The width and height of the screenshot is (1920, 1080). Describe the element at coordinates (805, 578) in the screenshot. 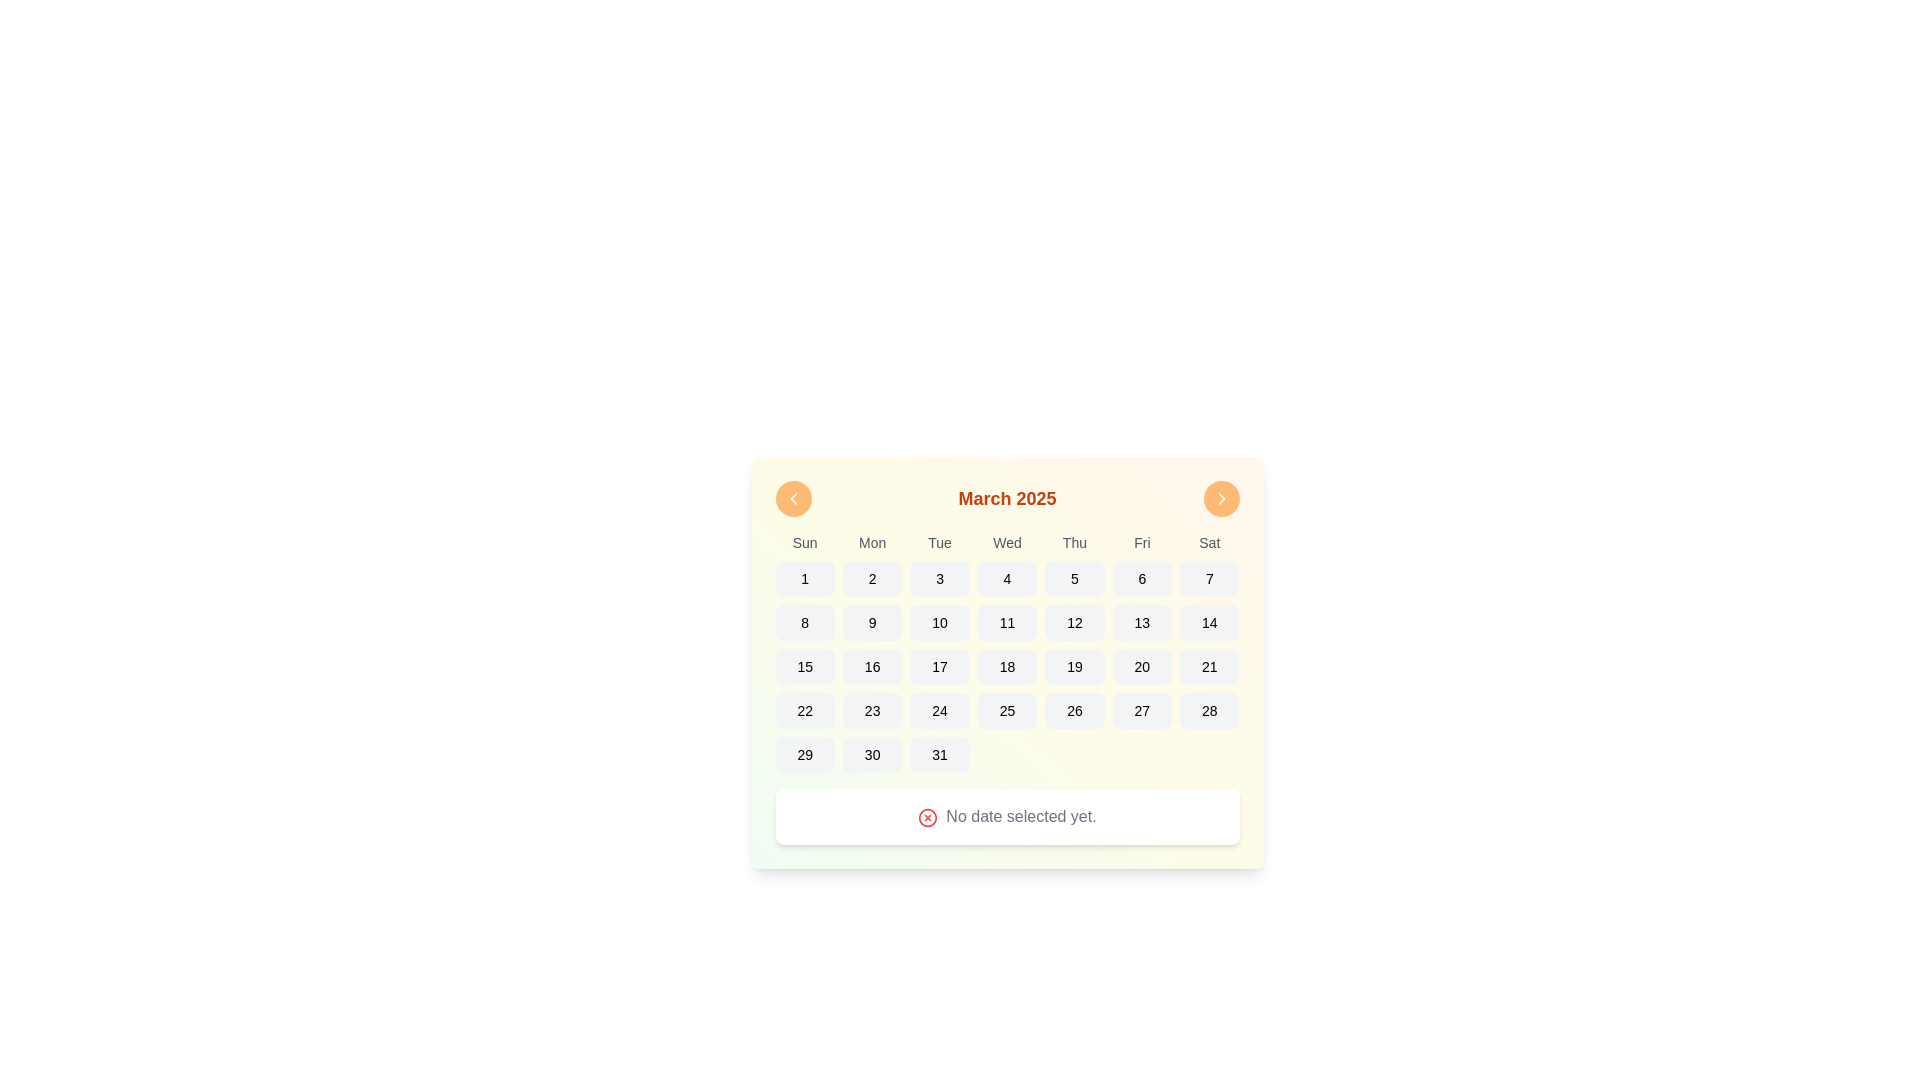

I see `the interactive button labeled '1' in the calendar grid, located under the 'Sun' header` at that location.